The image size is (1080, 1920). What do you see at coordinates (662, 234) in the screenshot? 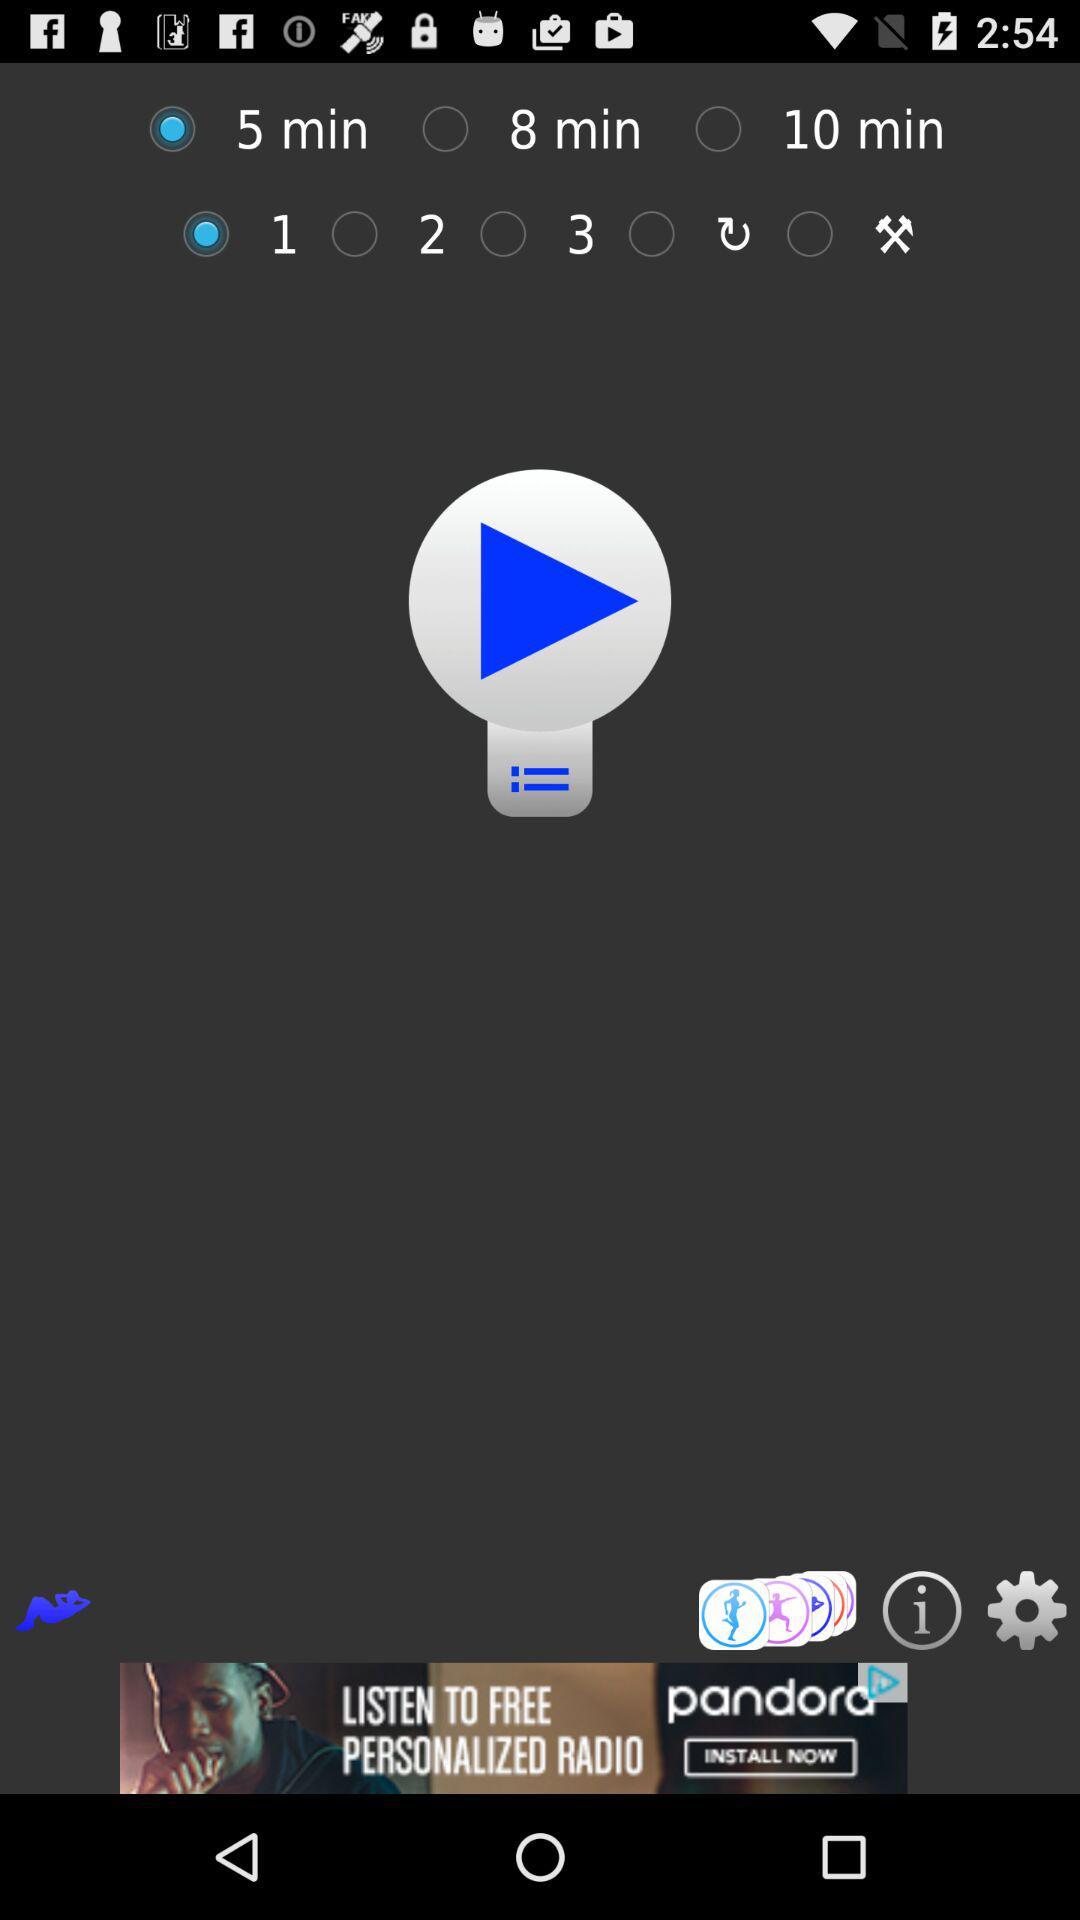
I see `option` at bounding box center [662, 234].